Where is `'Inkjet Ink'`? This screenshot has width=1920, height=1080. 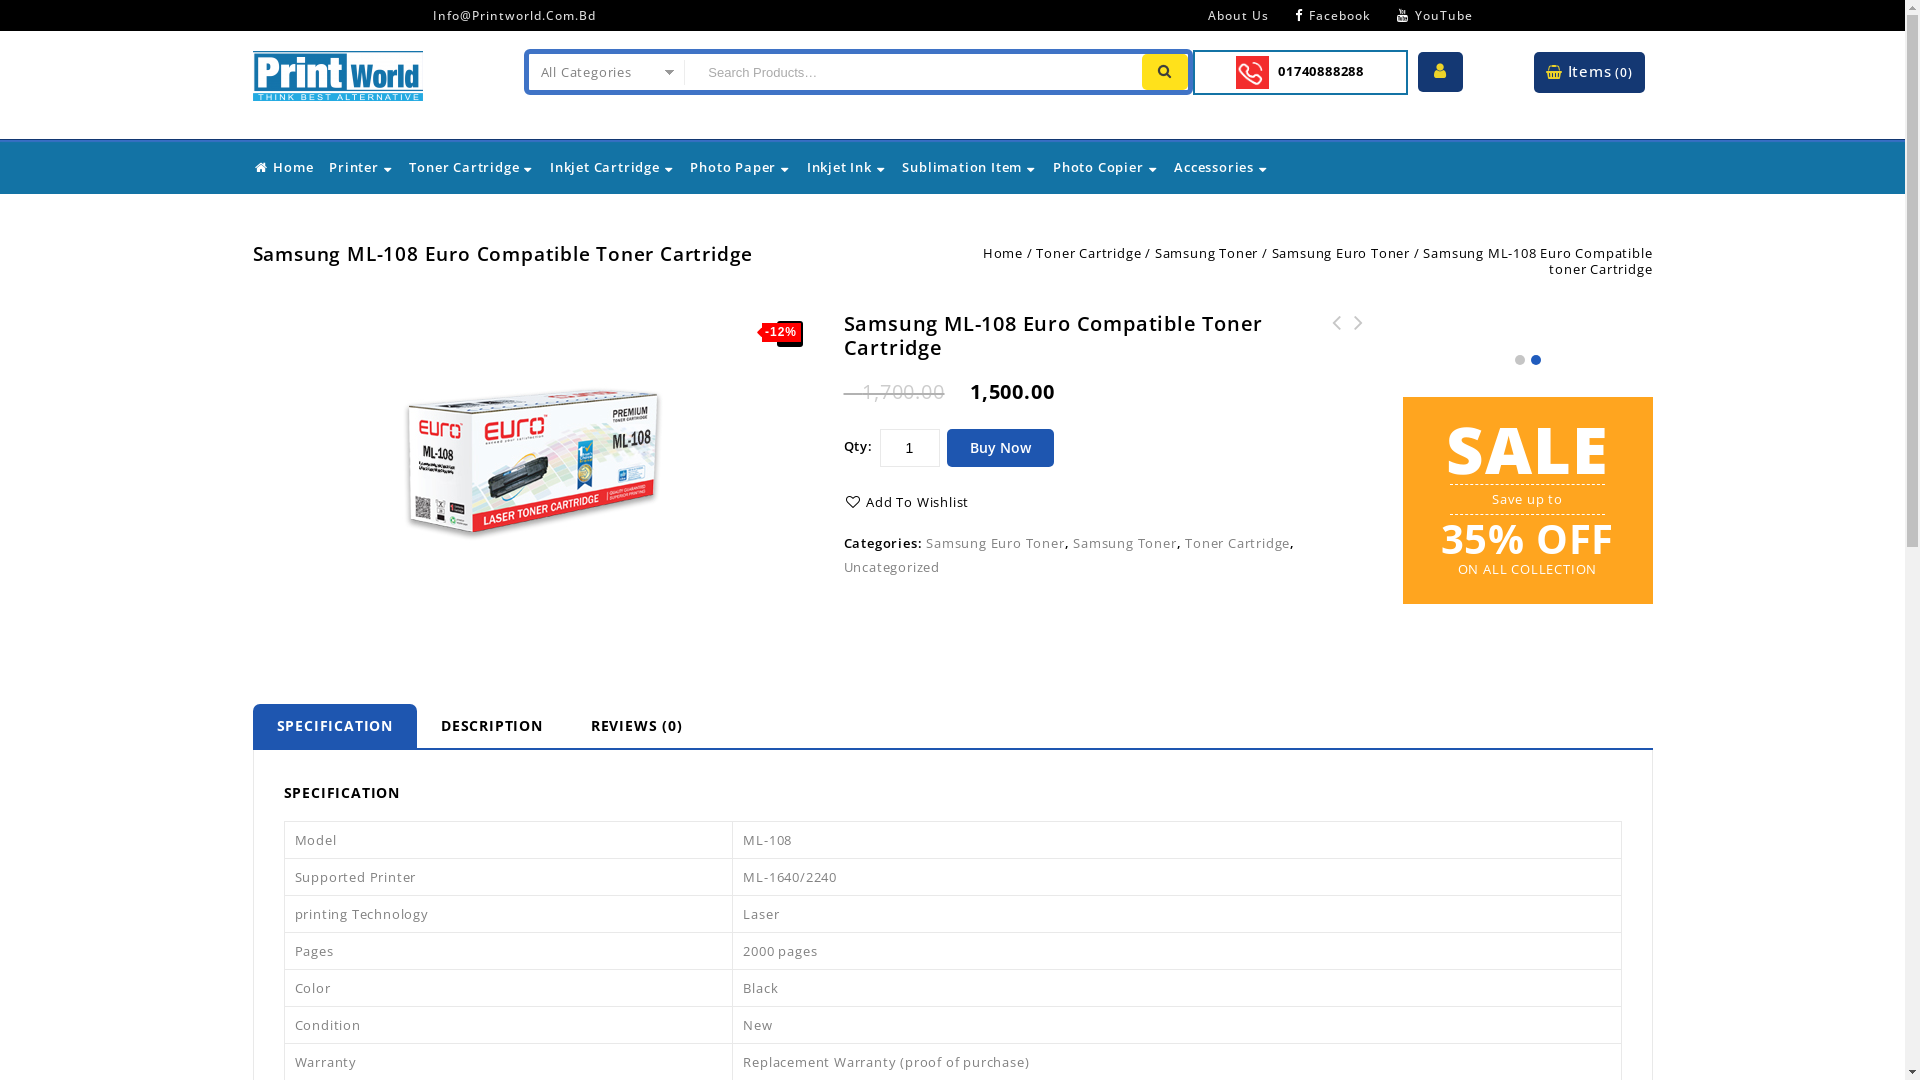 'Inkjet Ink' is located at coordinates (846, 165).